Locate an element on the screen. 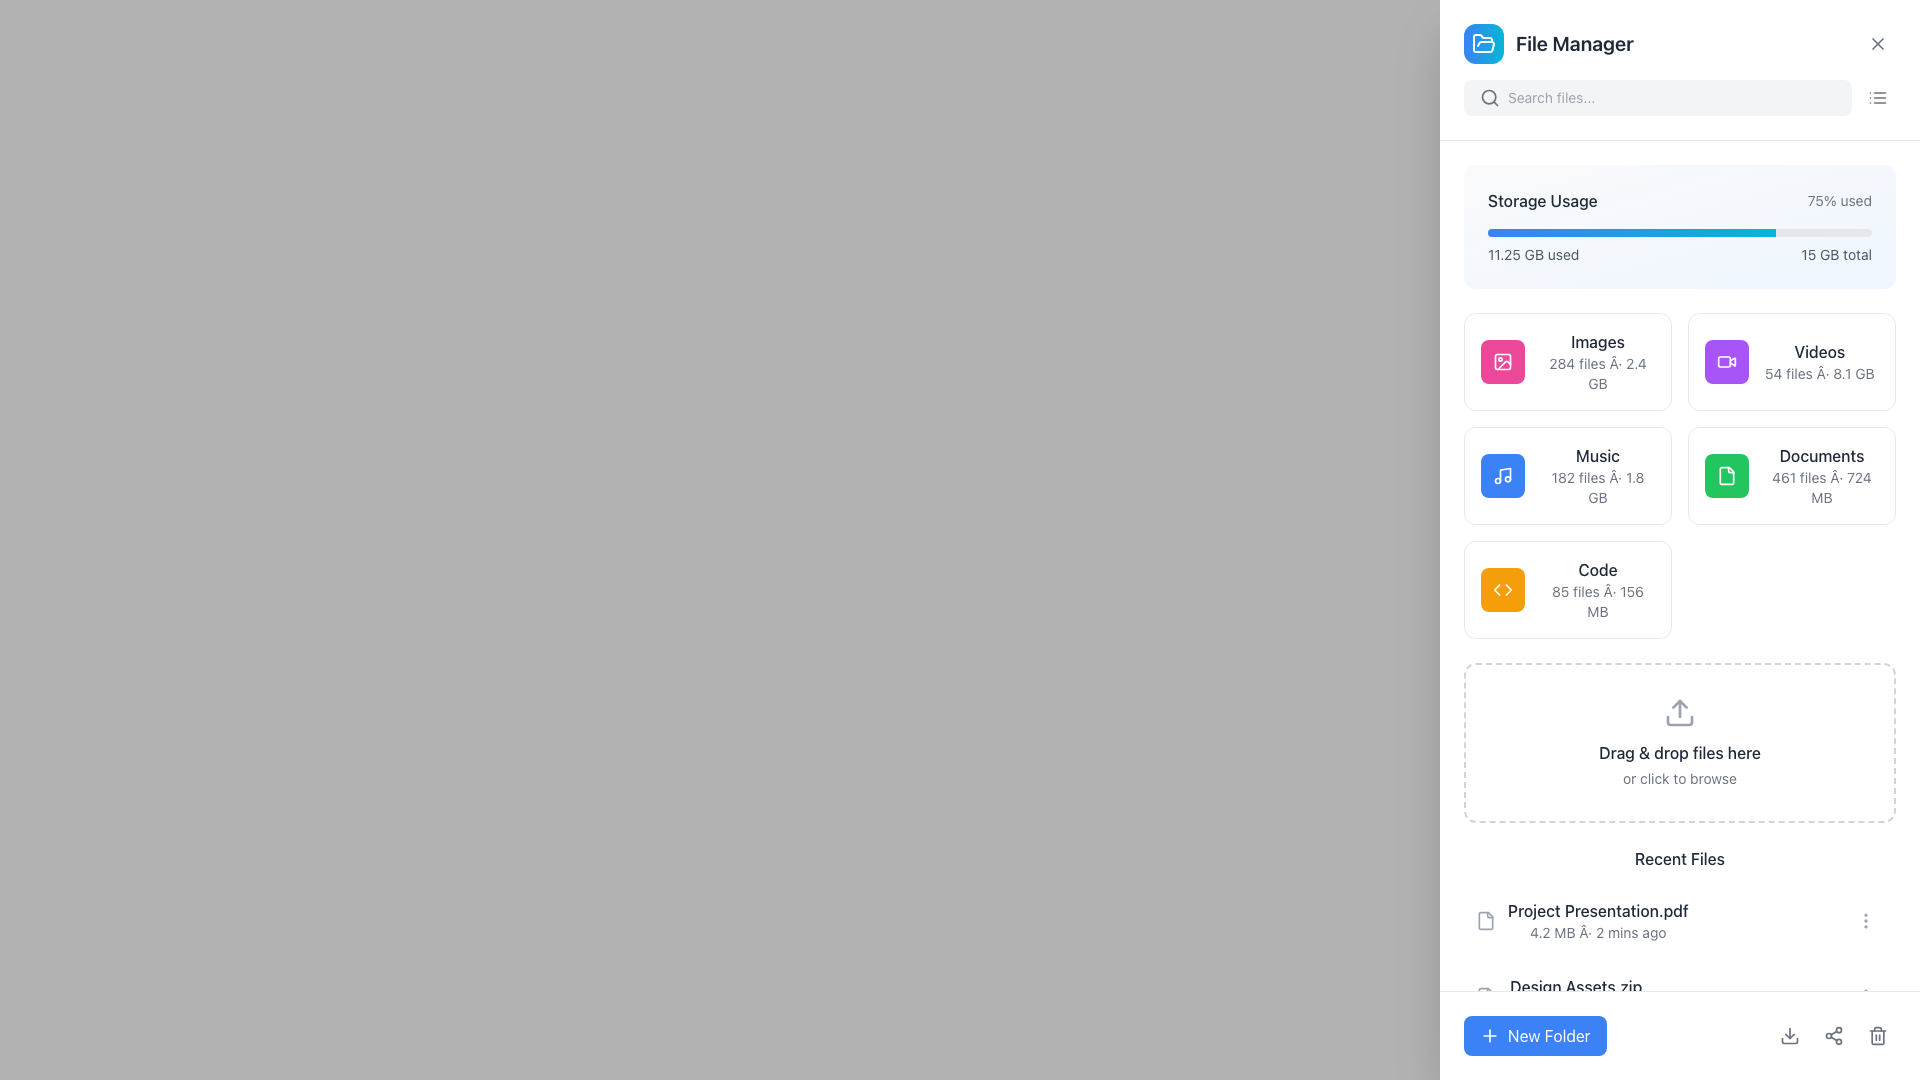 The height and width of the screenshot is (1080, 1920). the close button with an 'X' icon located at the far right of the 'File Manager' header is located at coordinates (1876, 43).